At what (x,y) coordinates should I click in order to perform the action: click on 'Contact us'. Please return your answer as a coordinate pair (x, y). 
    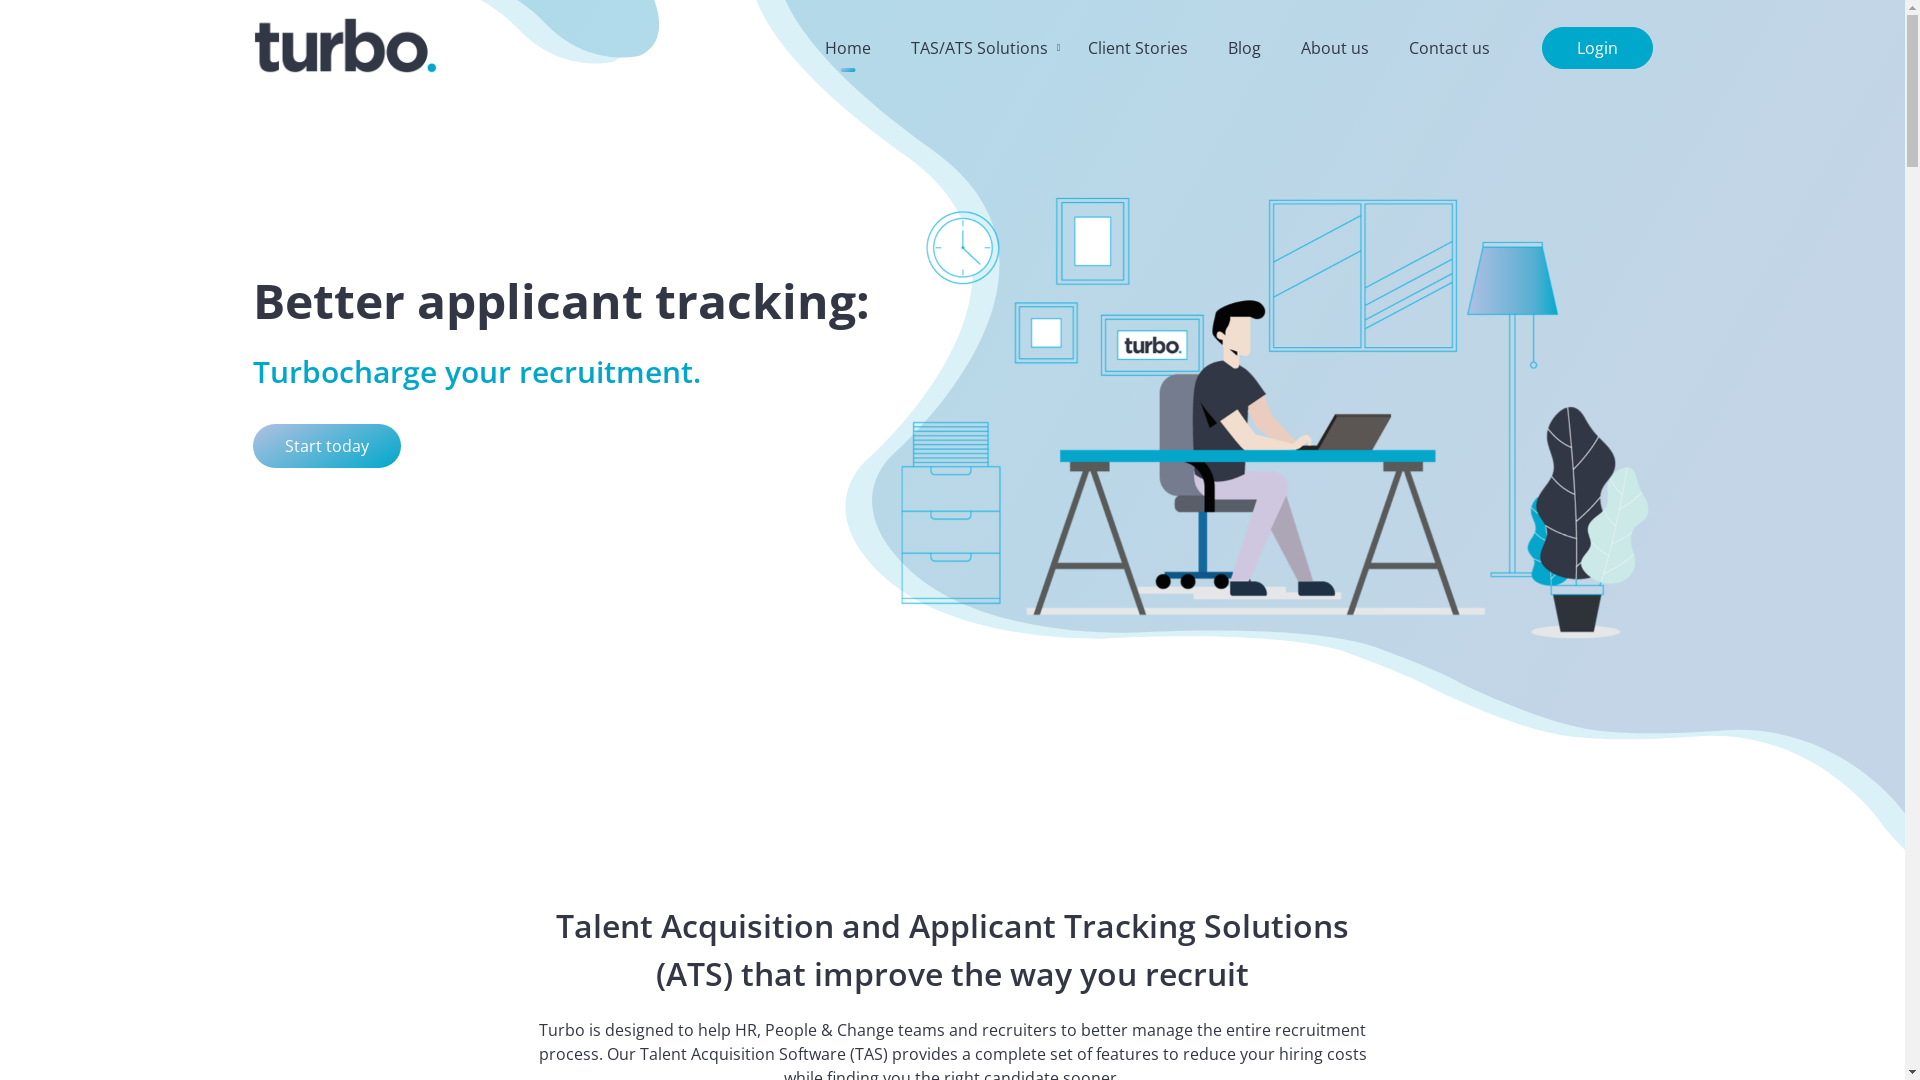
    Looking at the image, I should click on (1448, 46).